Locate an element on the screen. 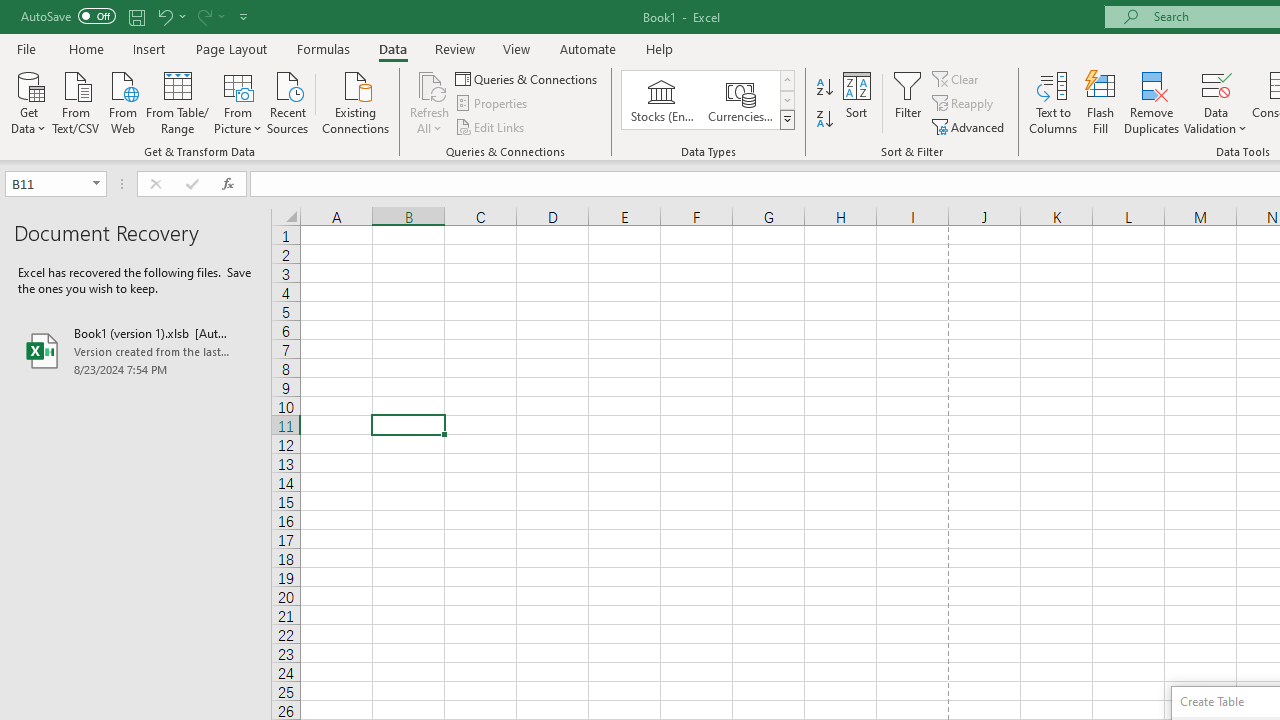  'Data Validation...' is located at coordinates (1215, 84).